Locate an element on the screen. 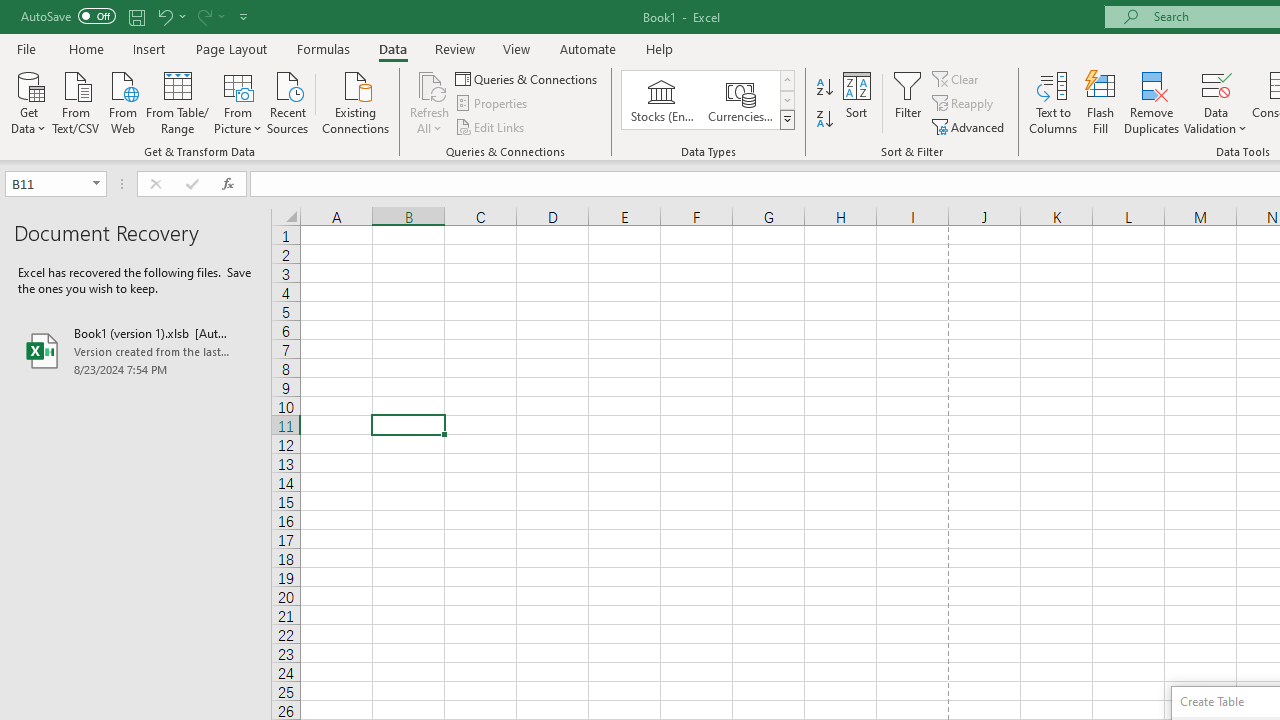  'Data Validation...' is located at coordinates (1215, 84).